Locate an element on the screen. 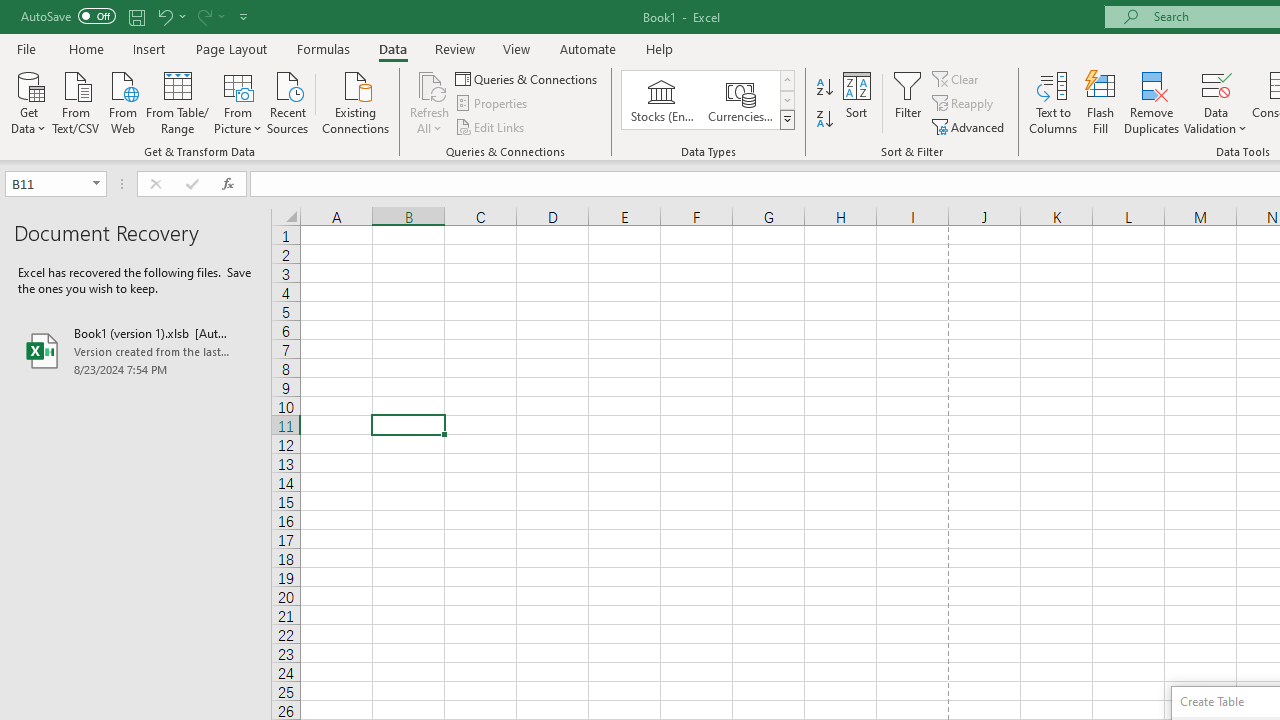  'Data Validation...' is located at coordinates (1215, 84).